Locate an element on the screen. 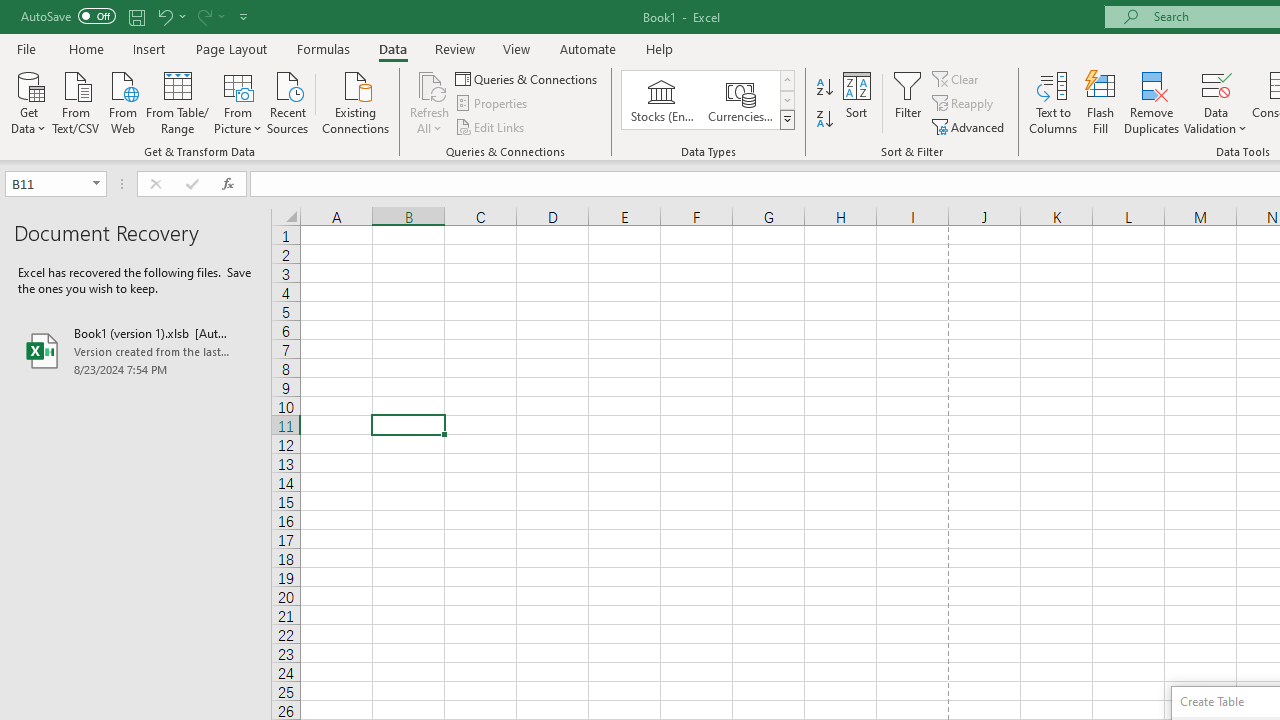  'Data Validation...' is located at coordinates (1215, 84).